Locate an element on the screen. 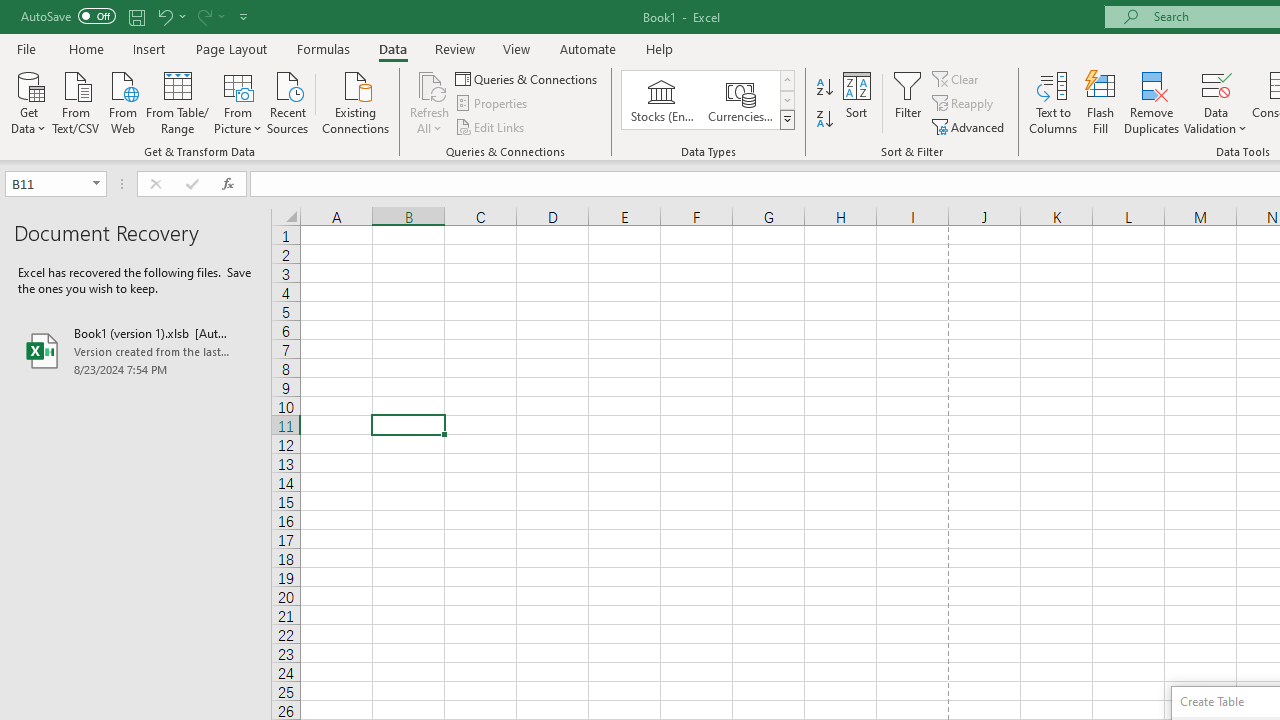  'Data Validation...' is located at coordinates (1215, 84).